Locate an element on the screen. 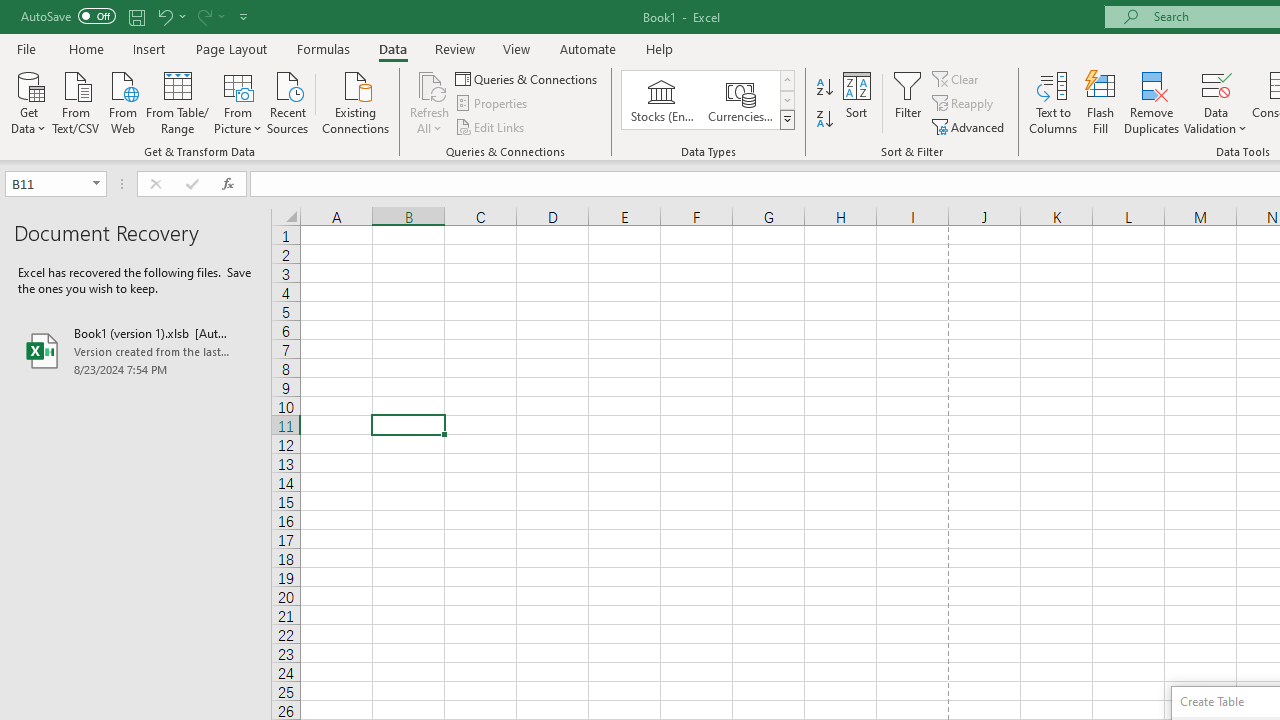  'Data Validation...' is located at coordinates (1215, 84).